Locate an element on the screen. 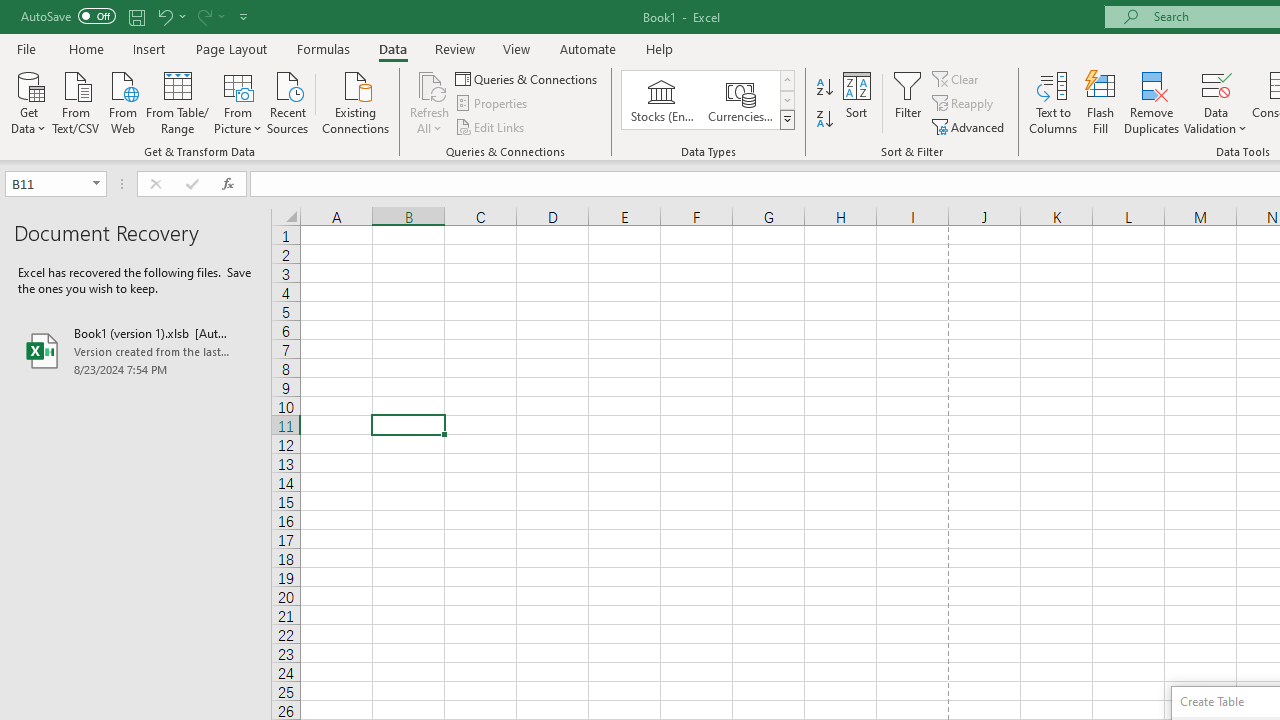  'Data Validation...' is located at coordinates (1215, 84).